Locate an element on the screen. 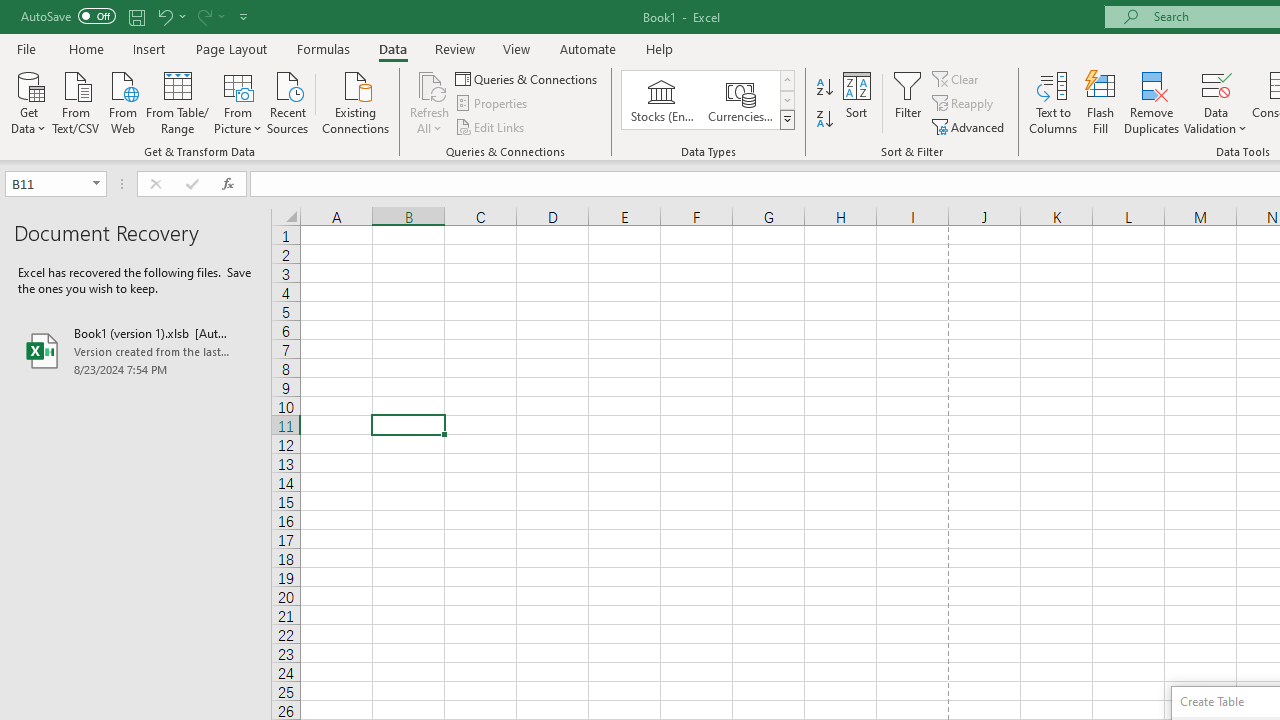  'Data Validation...' is located at coordinates (1215, 84).